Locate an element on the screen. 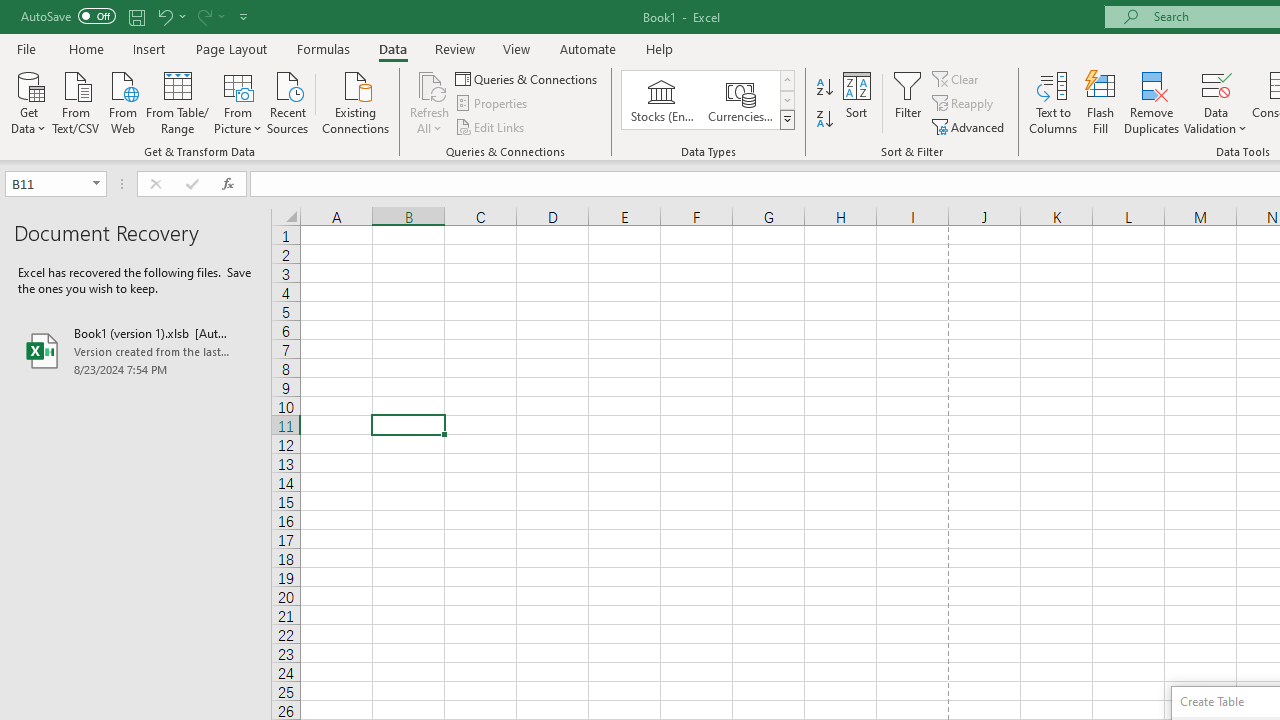  'Data Validation...' is located at coordinates (1215, 84).